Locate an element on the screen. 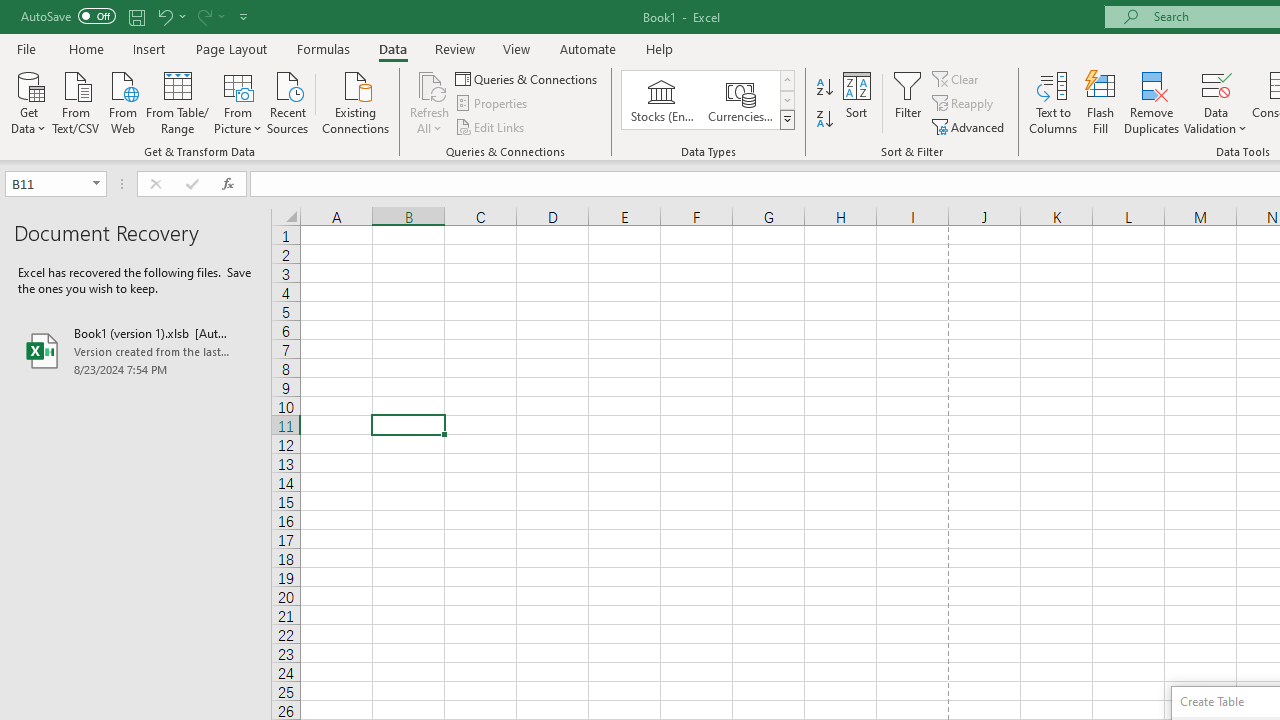  'Data Validation...' is located at coordinates (1215, 84).